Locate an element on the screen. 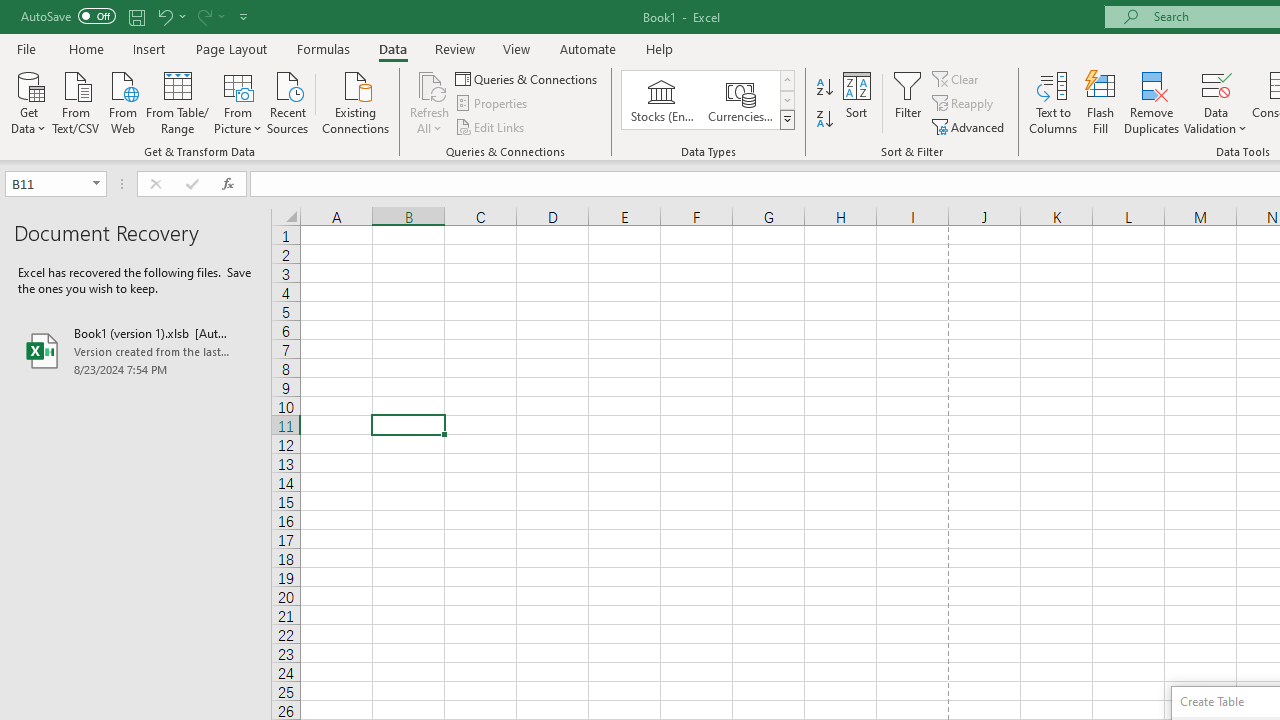  'Data Validation...' is located at coordinates (1215, 84).